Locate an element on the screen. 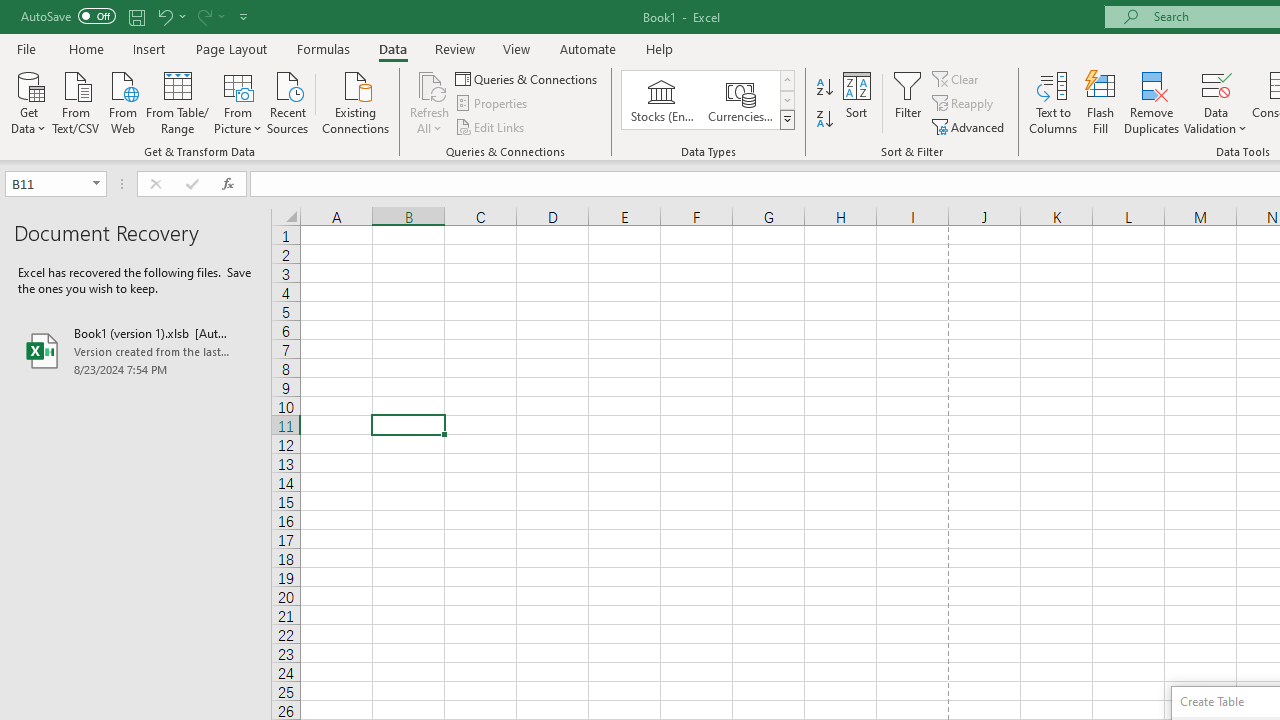  'Data Validation...' is located at coordinates (1215, 84).